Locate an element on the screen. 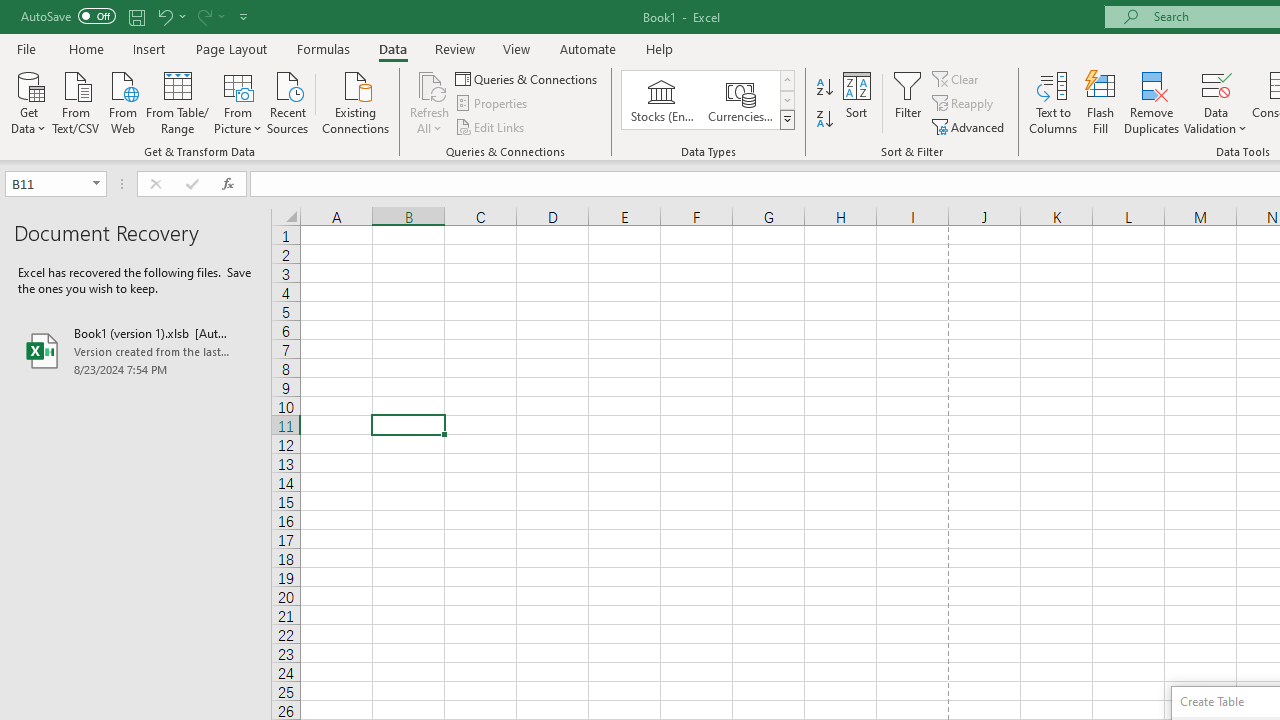  'Data Validation...' is located at coordinates (1215, 84).